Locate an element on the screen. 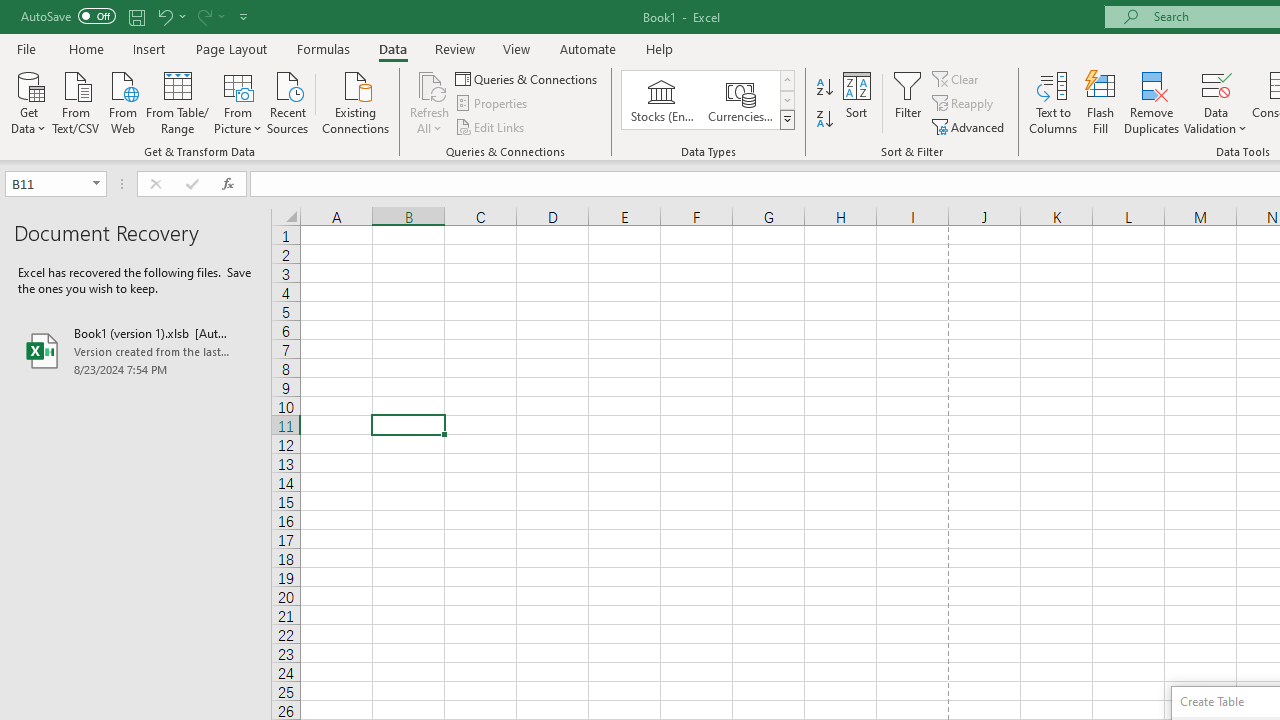  'Data Validation...' is located at coordinates (1215, 84).